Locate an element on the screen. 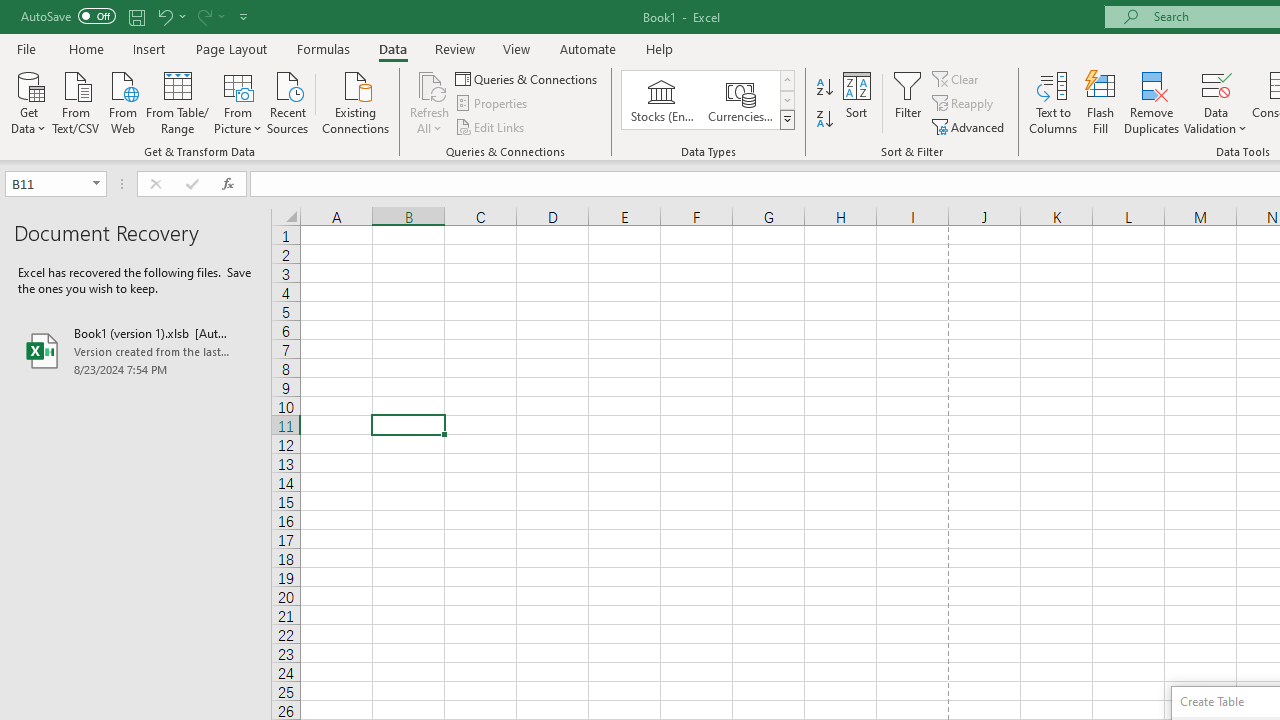  'Data Validation...' is located at coordinates (1215, 84).